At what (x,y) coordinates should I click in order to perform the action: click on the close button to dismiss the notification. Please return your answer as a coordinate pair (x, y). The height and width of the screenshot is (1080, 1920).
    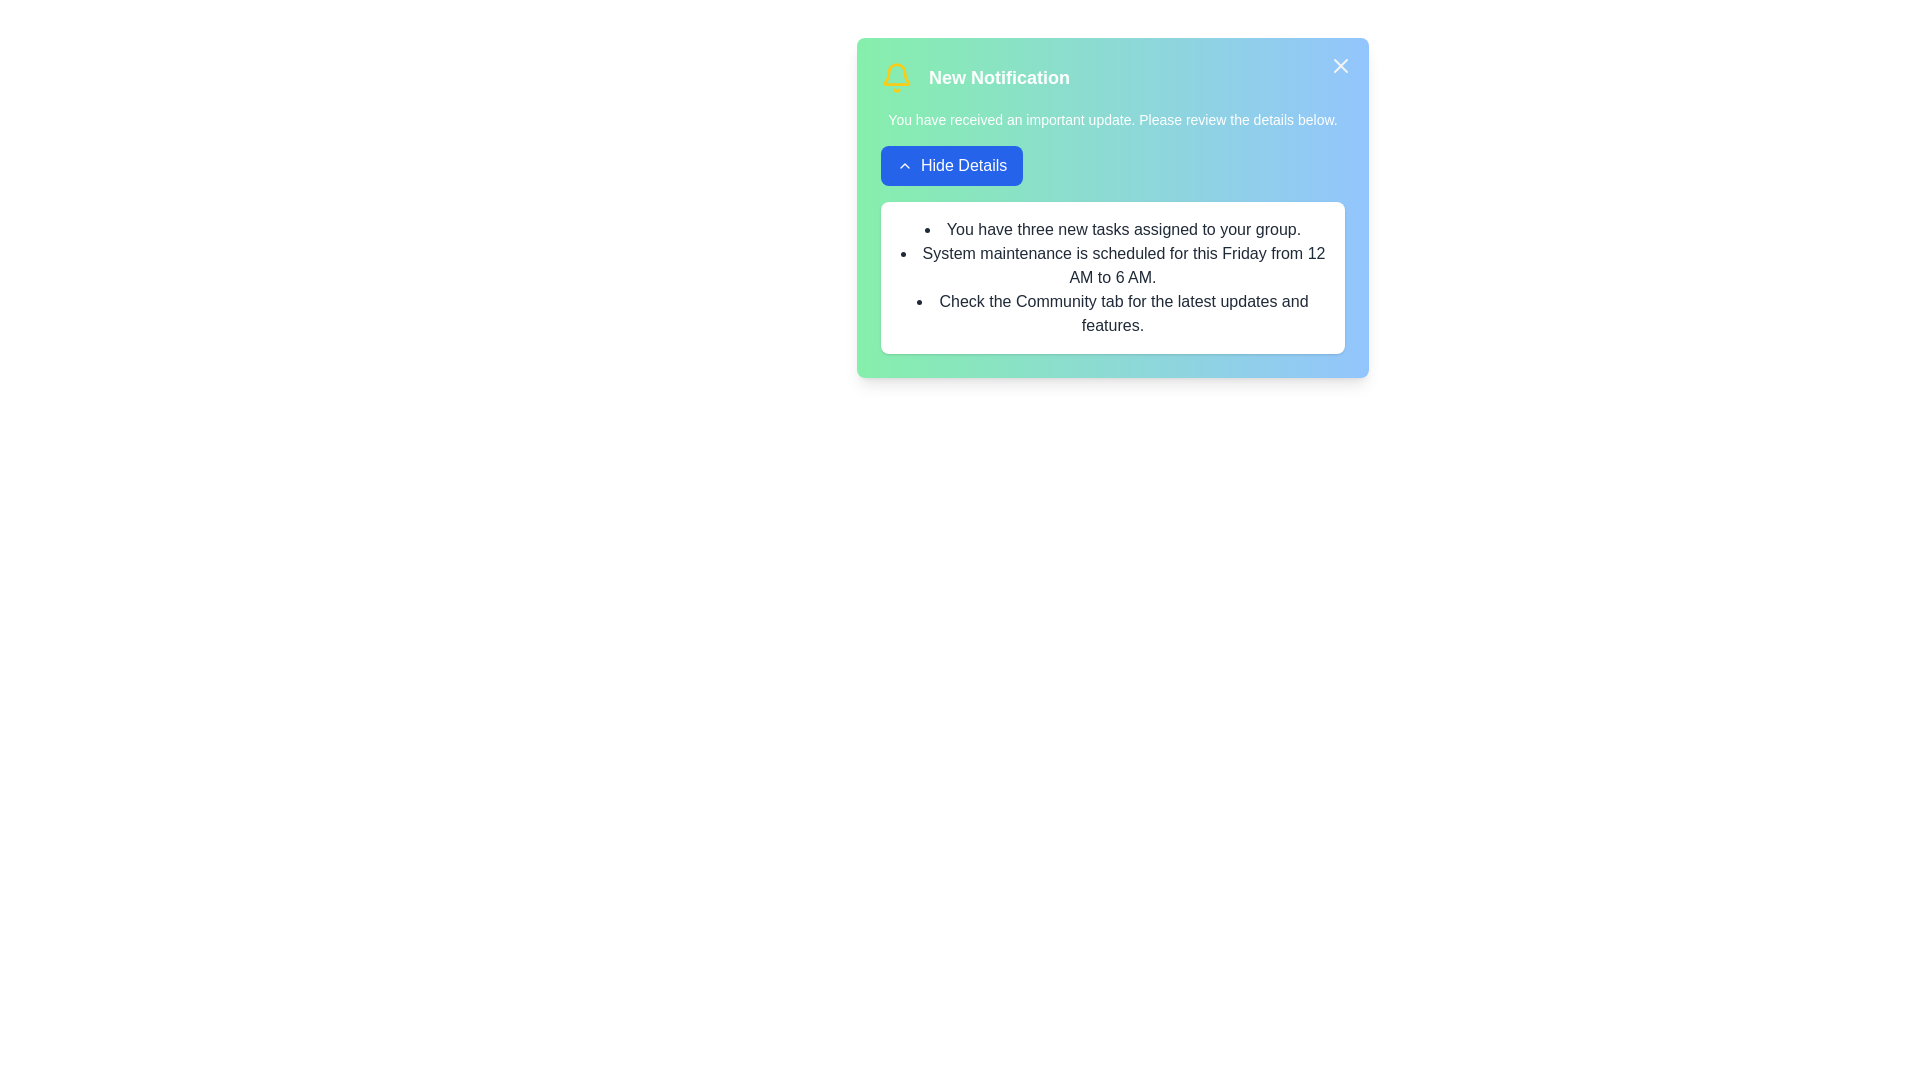
    Looking at the image, I should click on (1340, 64).